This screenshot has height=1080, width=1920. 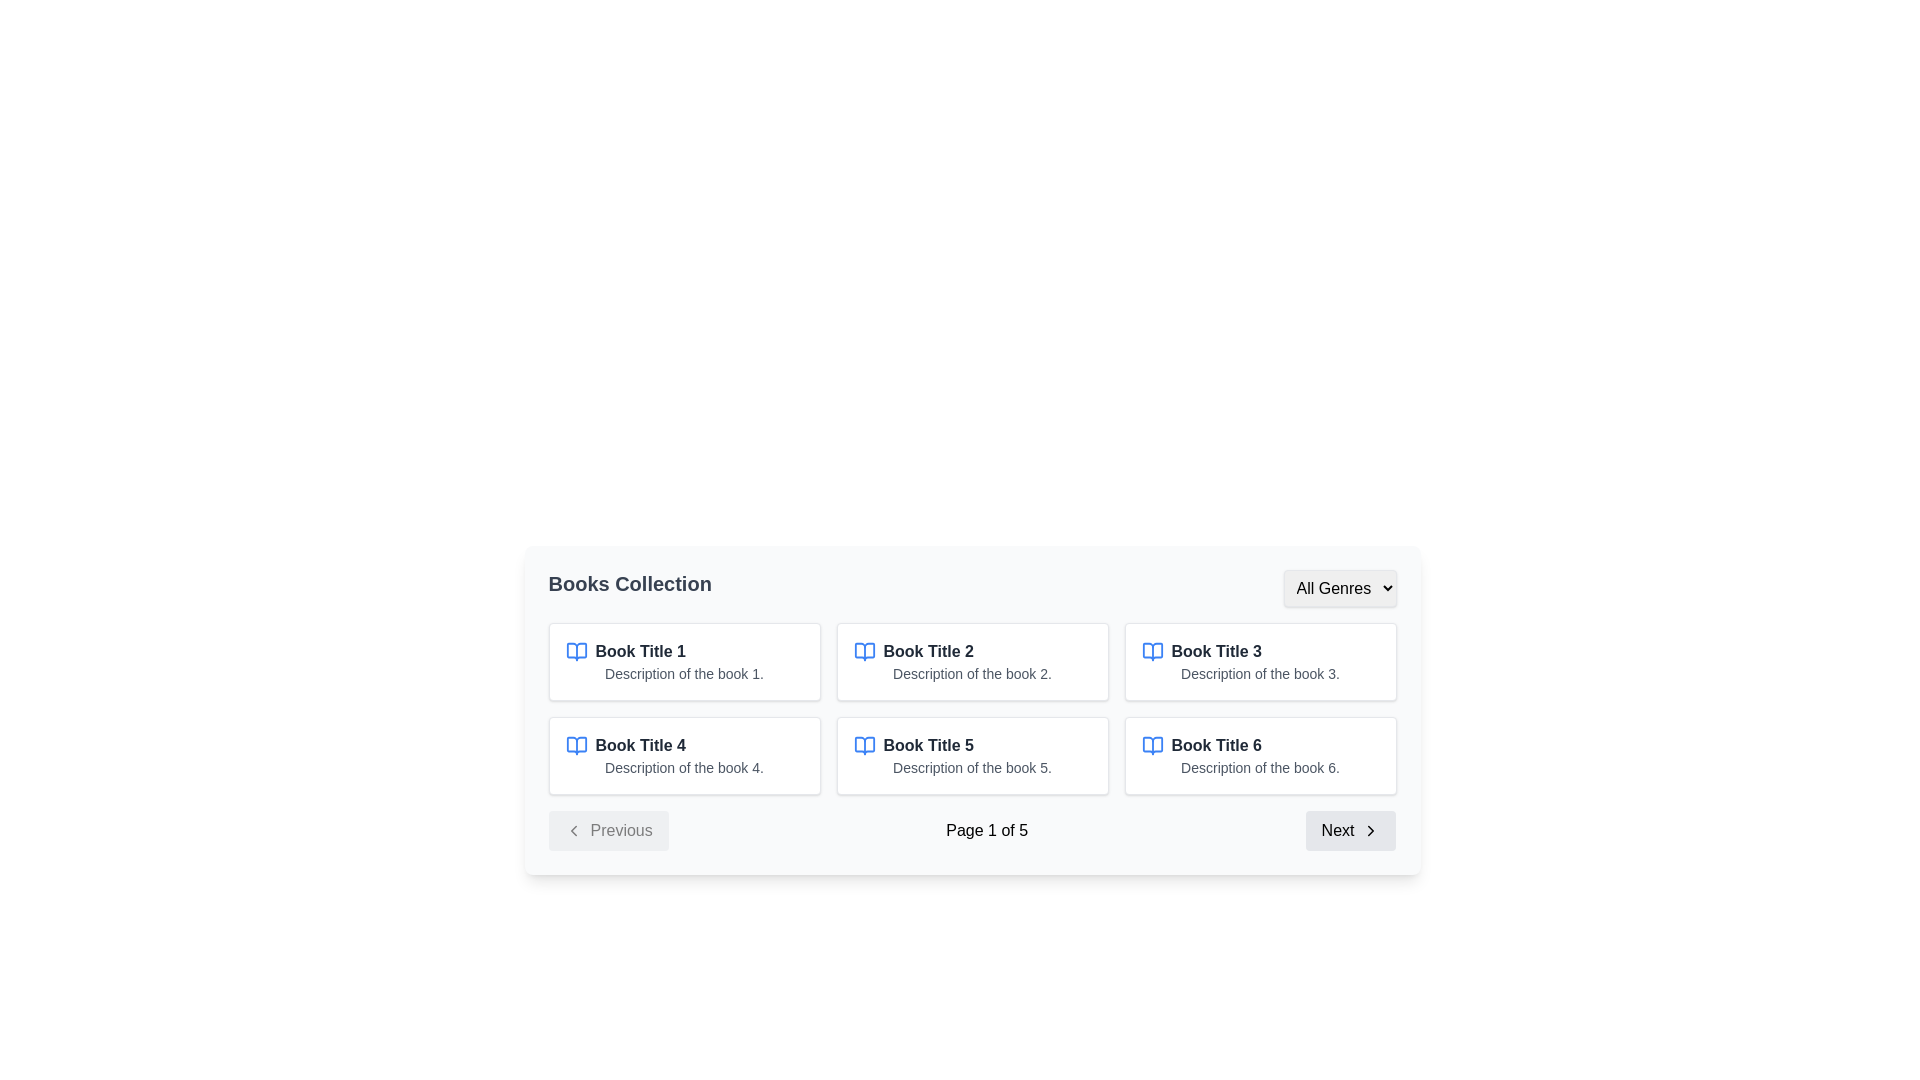 What do you see at coordinates (684, 745) in the screenshot?
I see `the Label with icon displaying 'Book Title 4' which includes an open book icon and bolded text, located in the second row of the 'Books Collection' interface` at bounding box center [684, 745].